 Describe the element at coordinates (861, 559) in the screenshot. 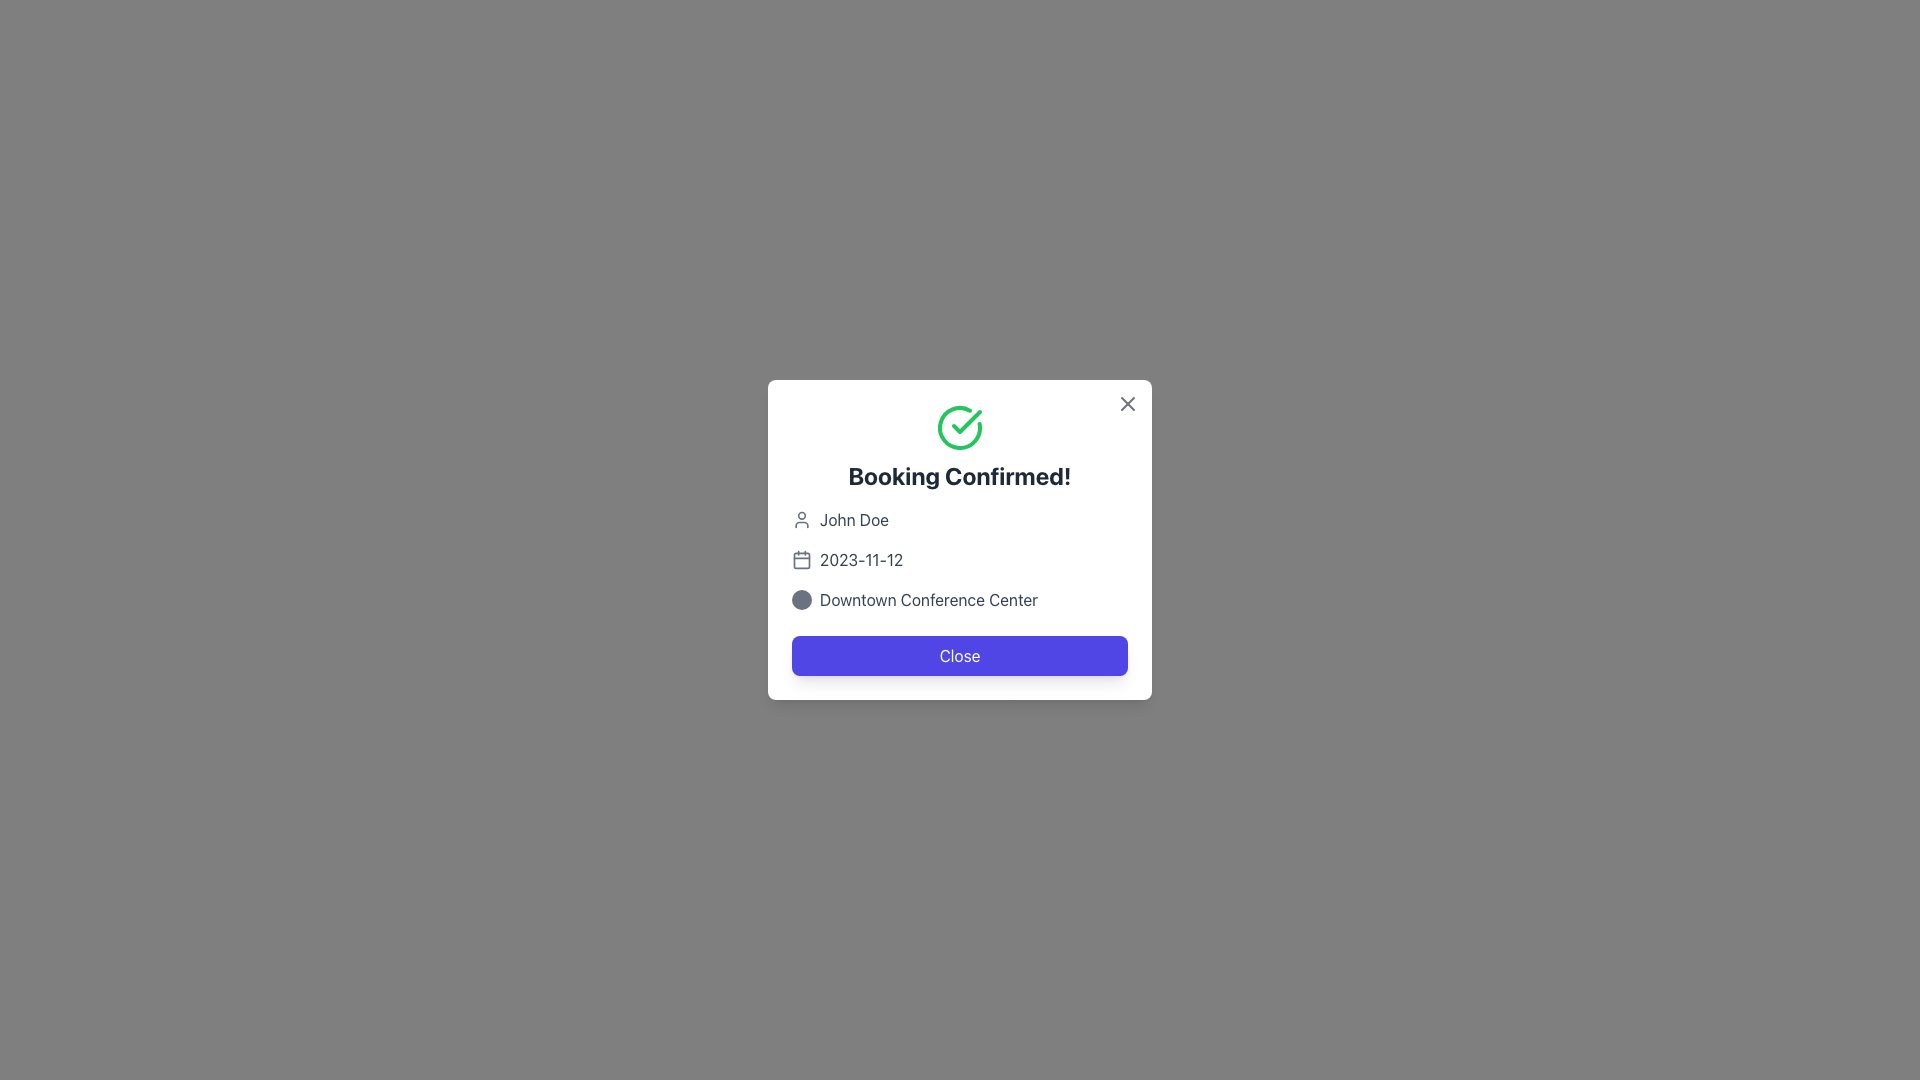

I see `the static text displaying the date '2023-11-12', which is styled in gray and is part of a booking confirmation modal` at that location.